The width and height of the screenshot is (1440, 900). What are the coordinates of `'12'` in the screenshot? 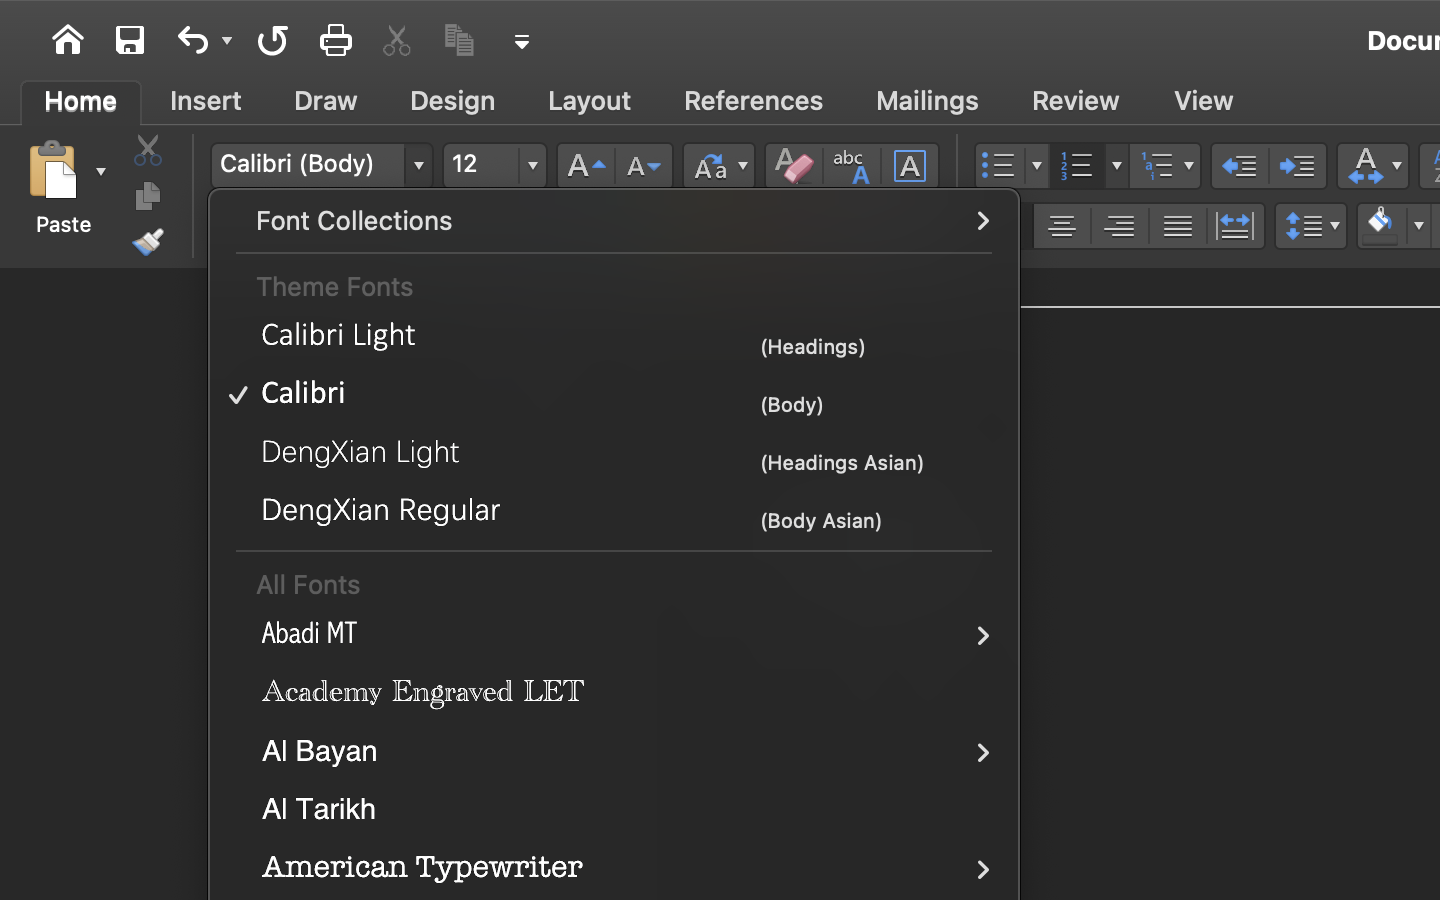 It's located at (494, 165).